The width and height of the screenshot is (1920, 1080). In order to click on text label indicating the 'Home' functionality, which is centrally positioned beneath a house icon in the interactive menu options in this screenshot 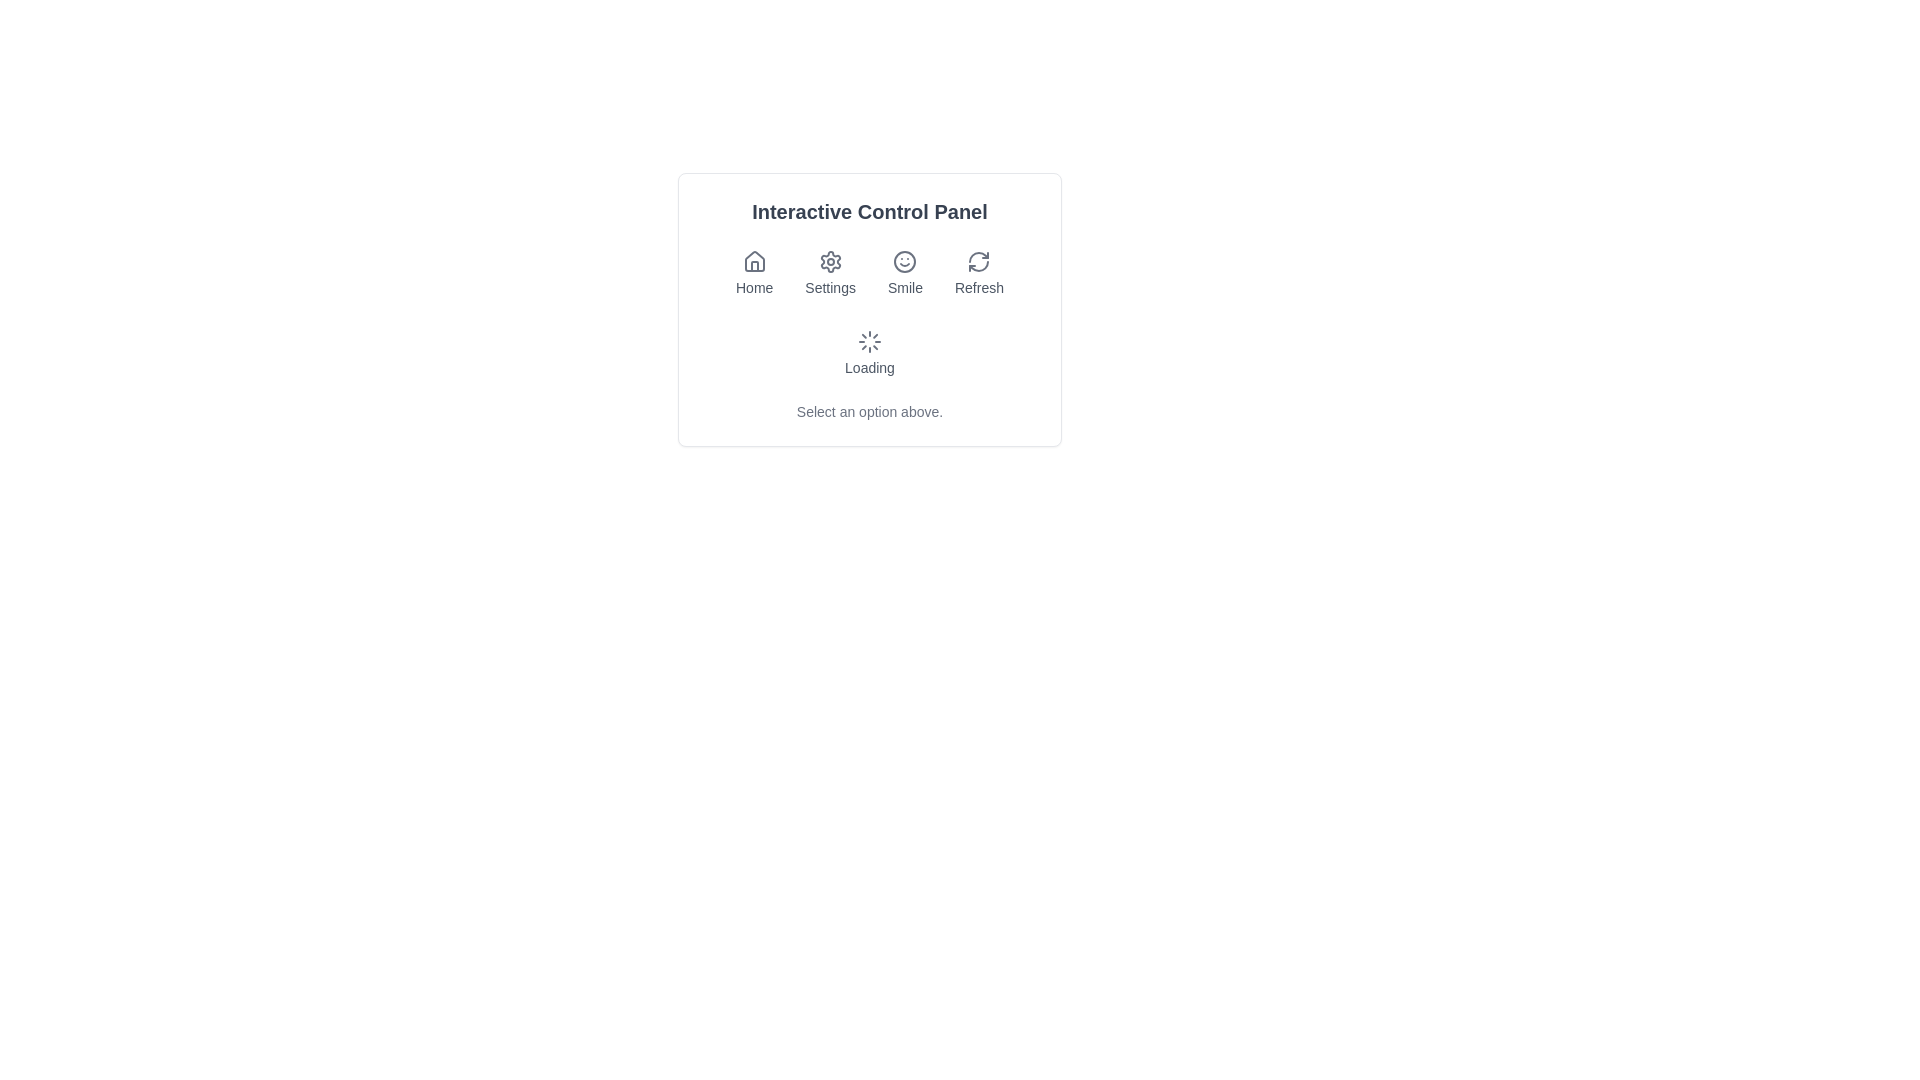, I will do `click(753, 288)`.